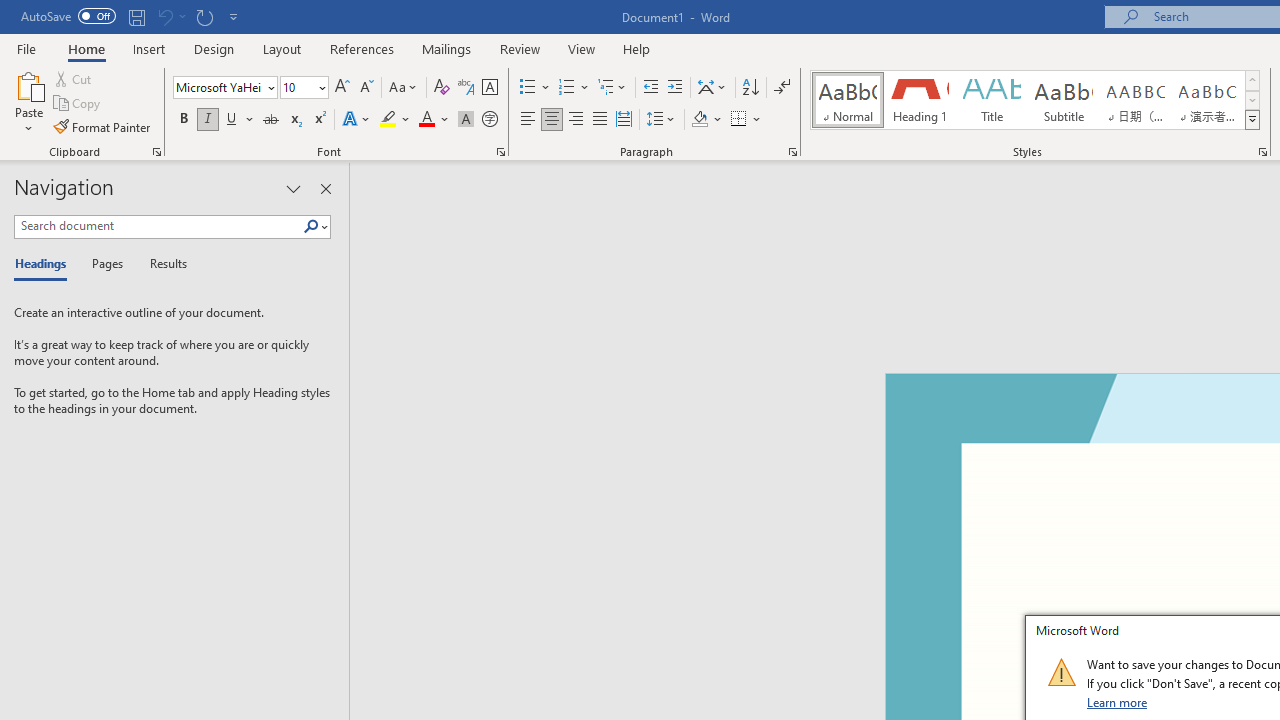 Image resolution: width=1280 pixels, height=720 pixels. What do you see at coordinates (170, 16) in the screenshot?
I see `'Can'` at bounding box center [170, 16].